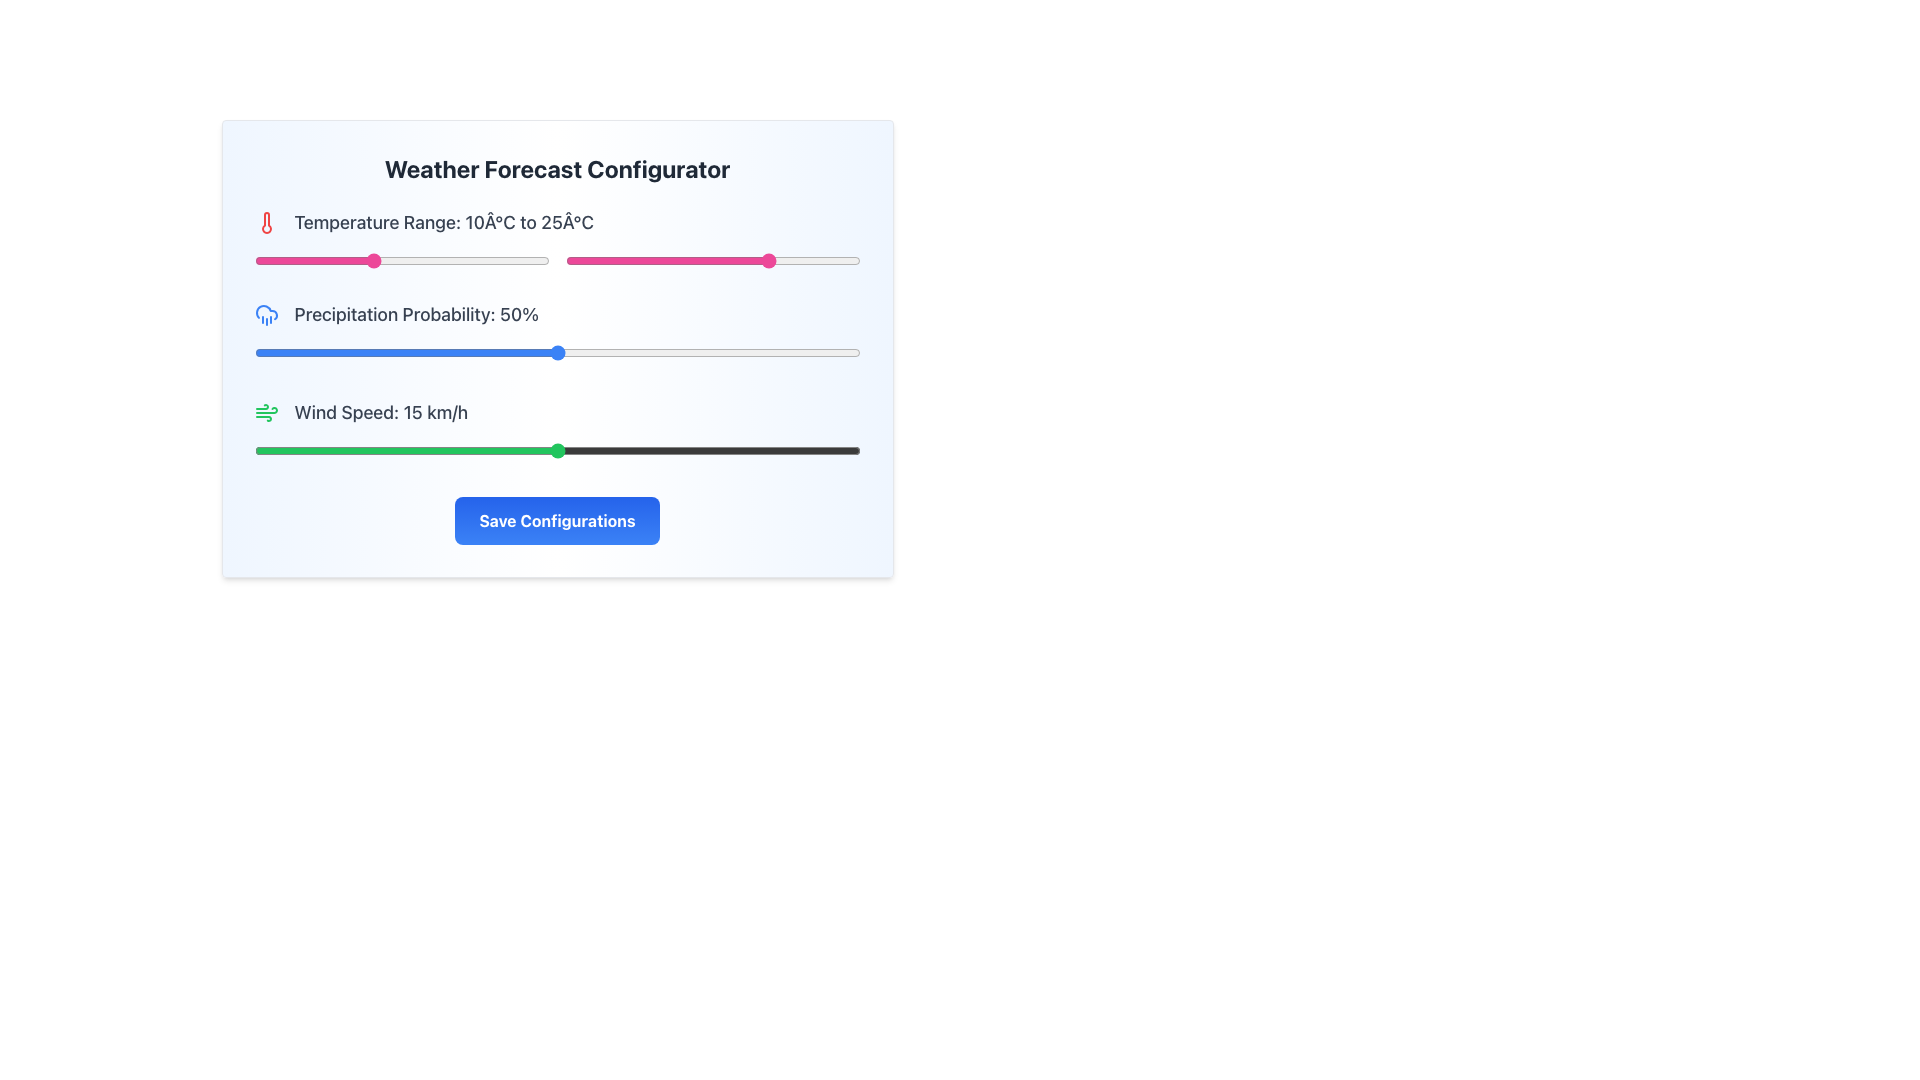  Describe the element at coordinates (653, 260) in the screenshot. I see `the temperature value` at that location.